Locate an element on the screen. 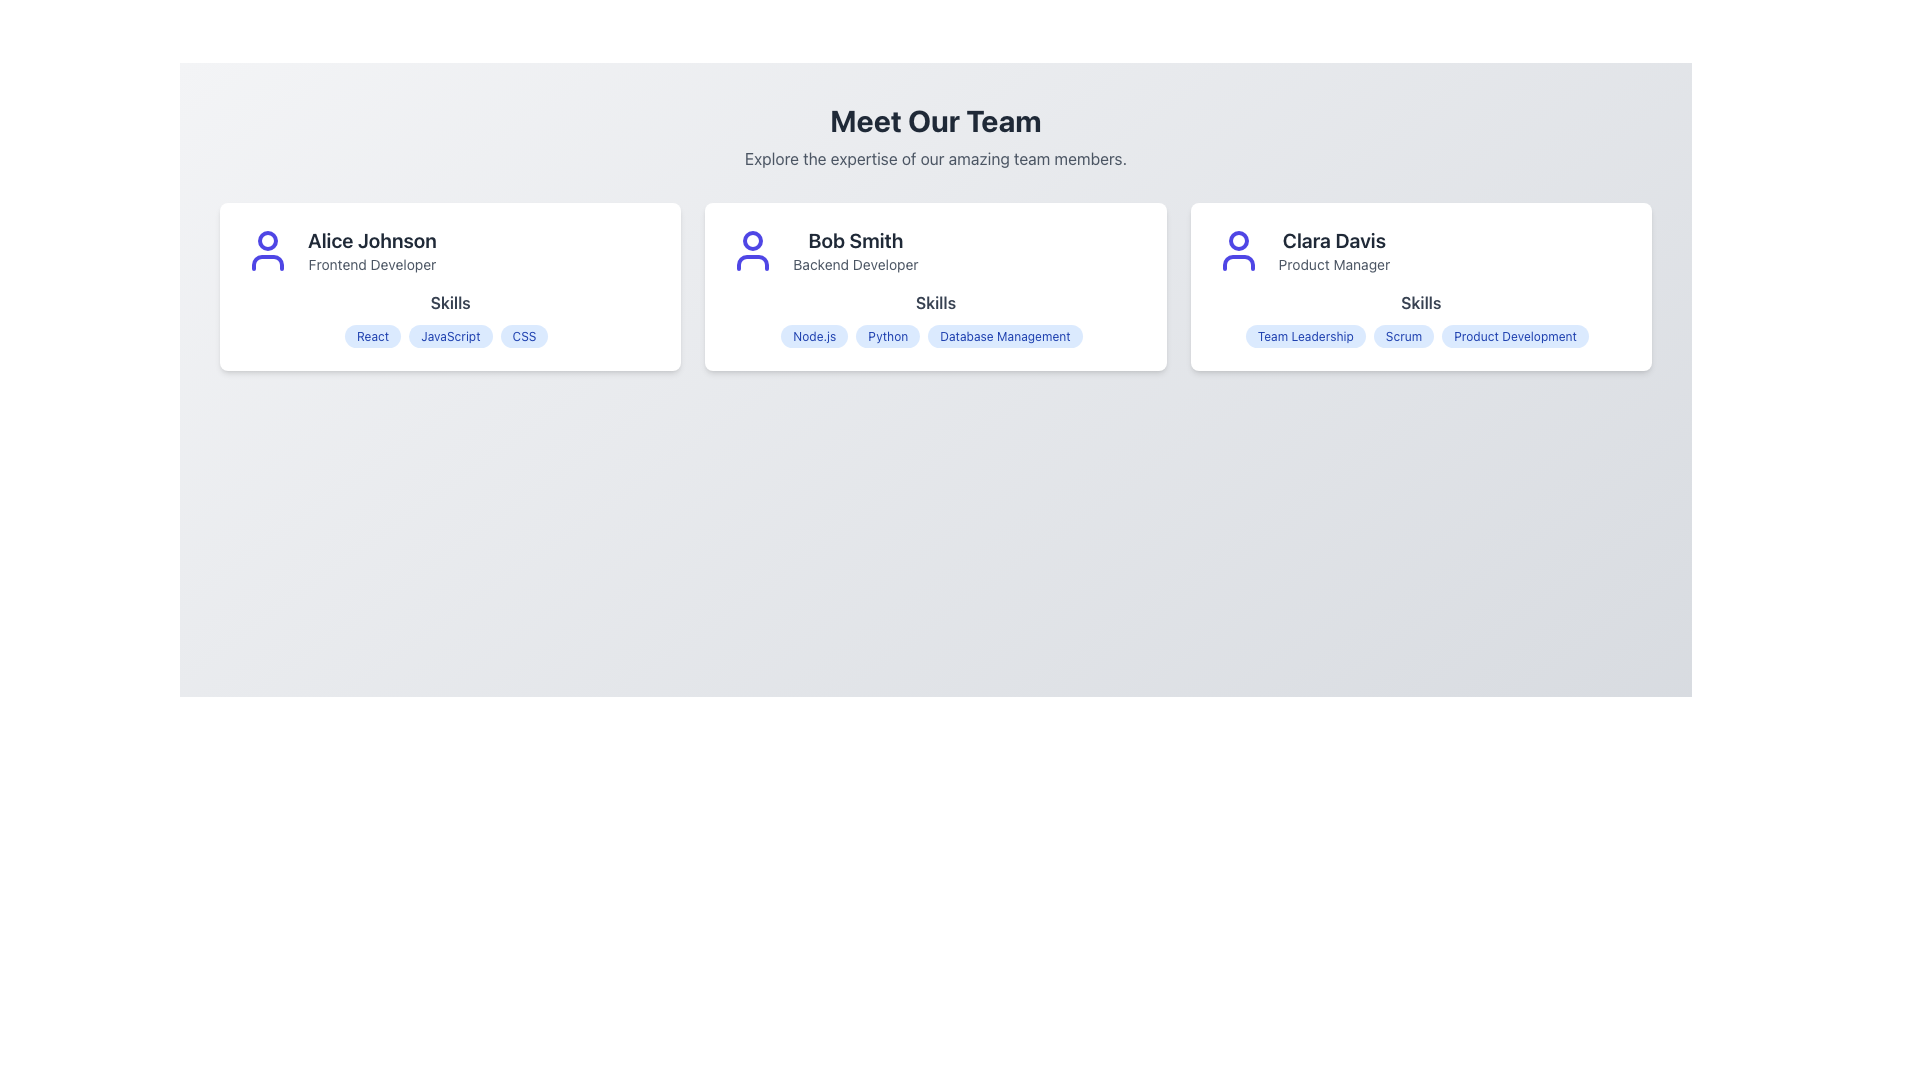 This screenshot has height=1080, width=1920. the Profile summary block for Clara Davis, the Product Manager is located at coordinates (1420, 249).